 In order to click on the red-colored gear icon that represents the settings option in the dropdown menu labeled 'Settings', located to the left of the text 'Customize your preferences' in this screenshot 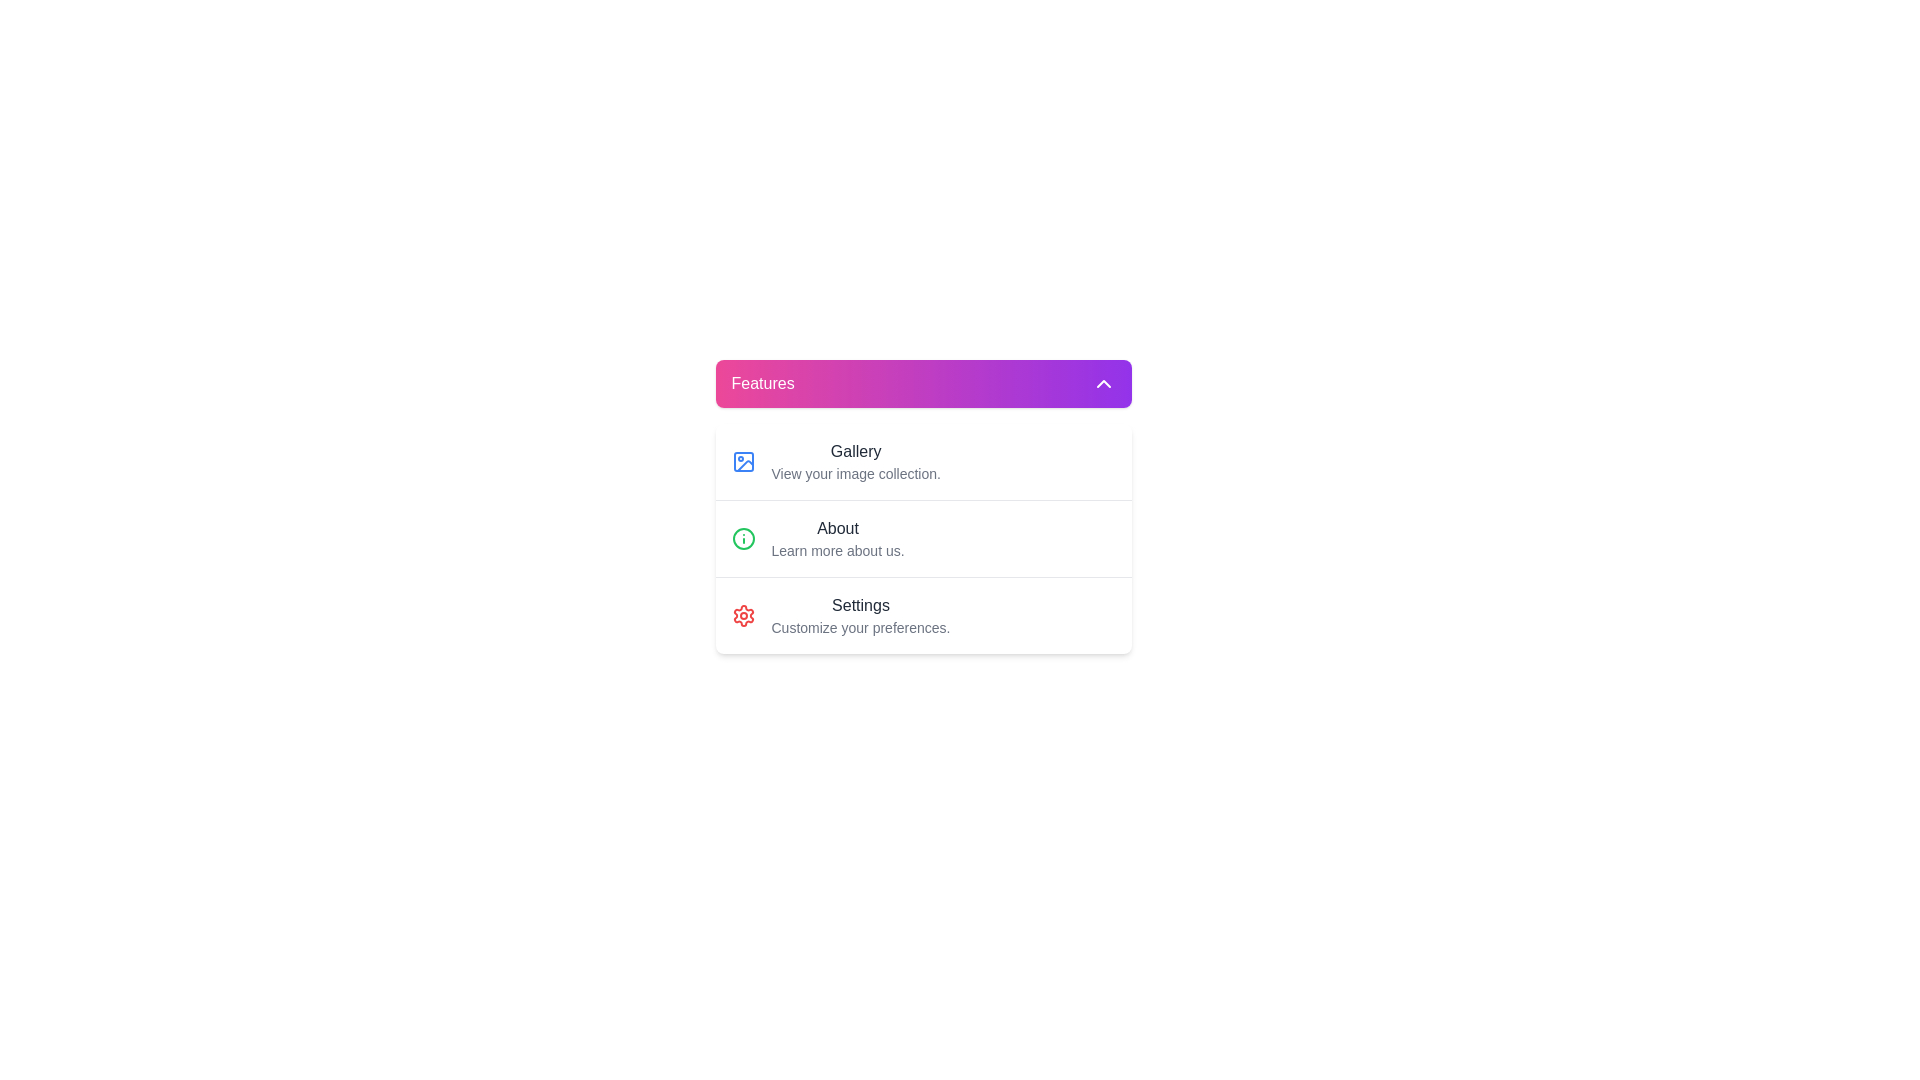, I will do `click(742, 615)`.